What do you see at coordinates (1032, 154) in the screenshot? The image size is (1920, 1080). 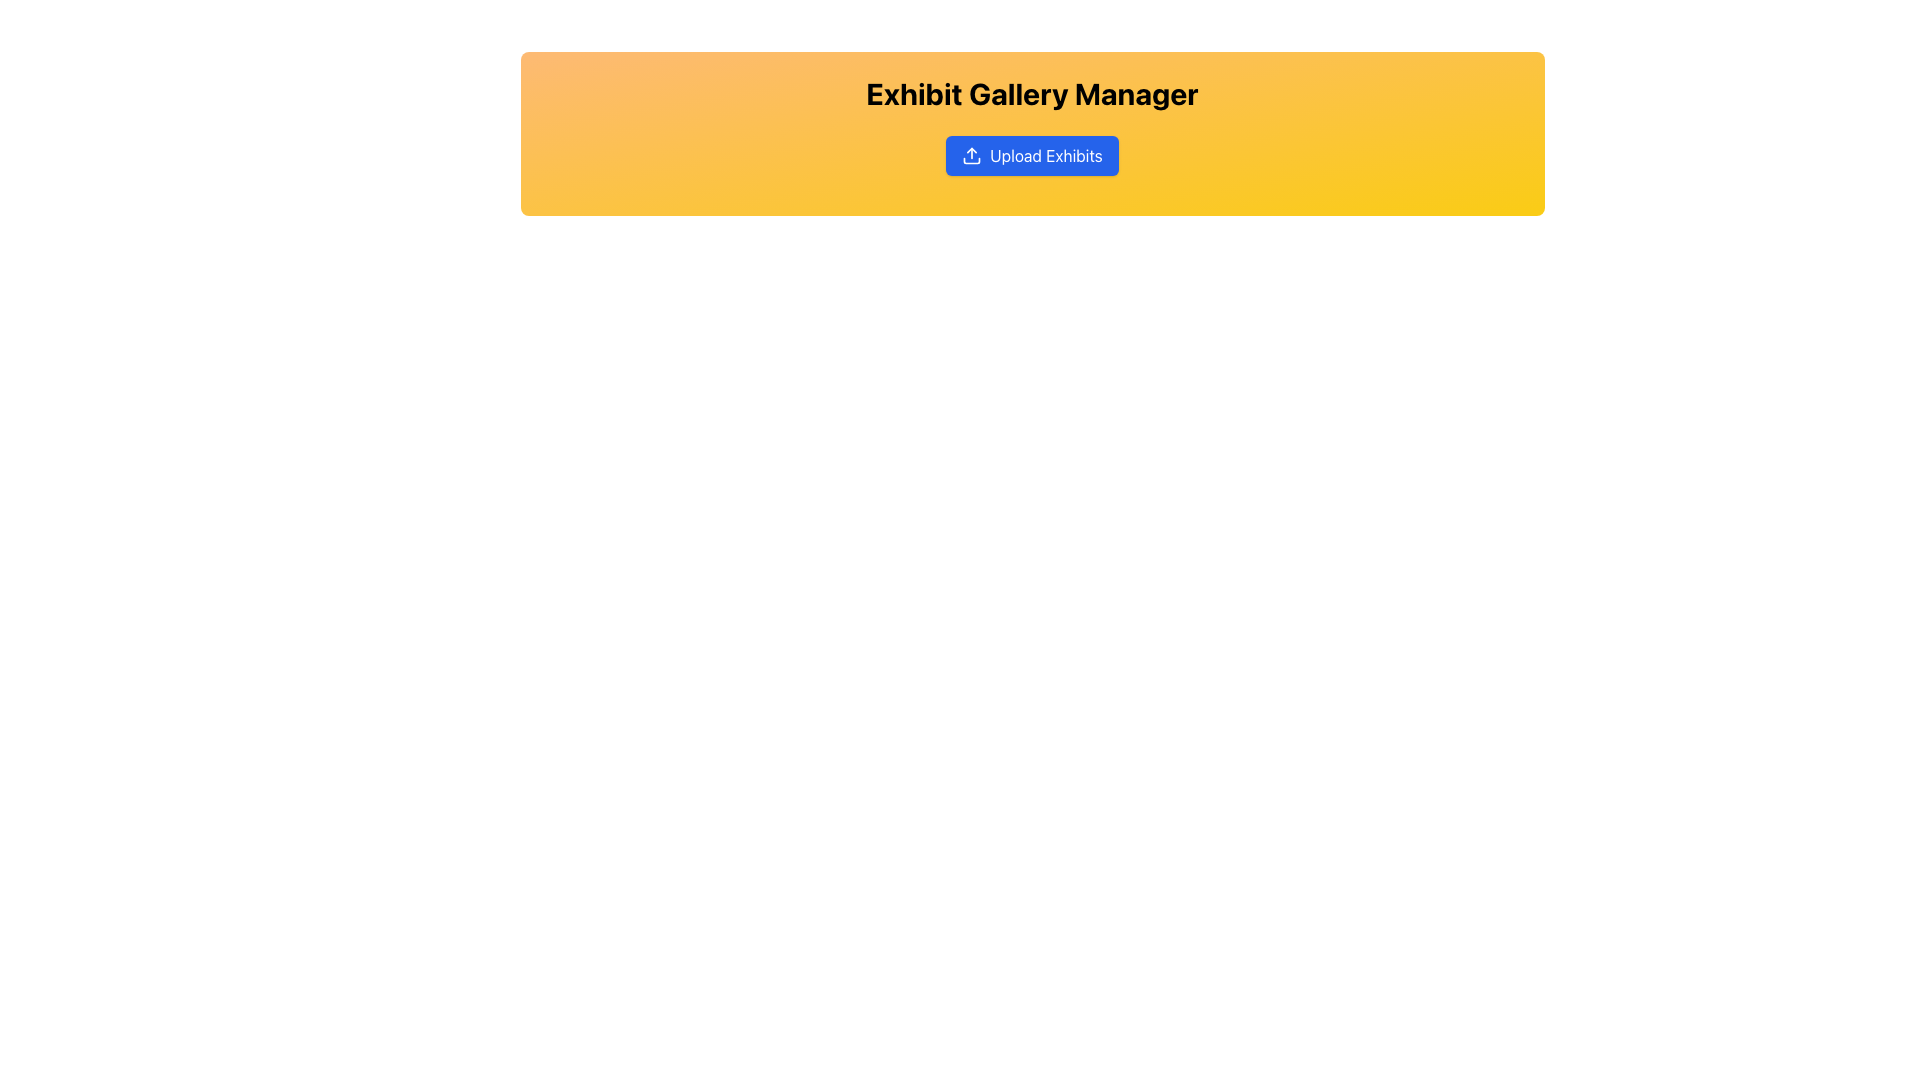 I see `the upload exhibits button located centrally below the 'Exhibit Gallery Manager' header for keyboard interaction` at bounding box center [1032, 154].